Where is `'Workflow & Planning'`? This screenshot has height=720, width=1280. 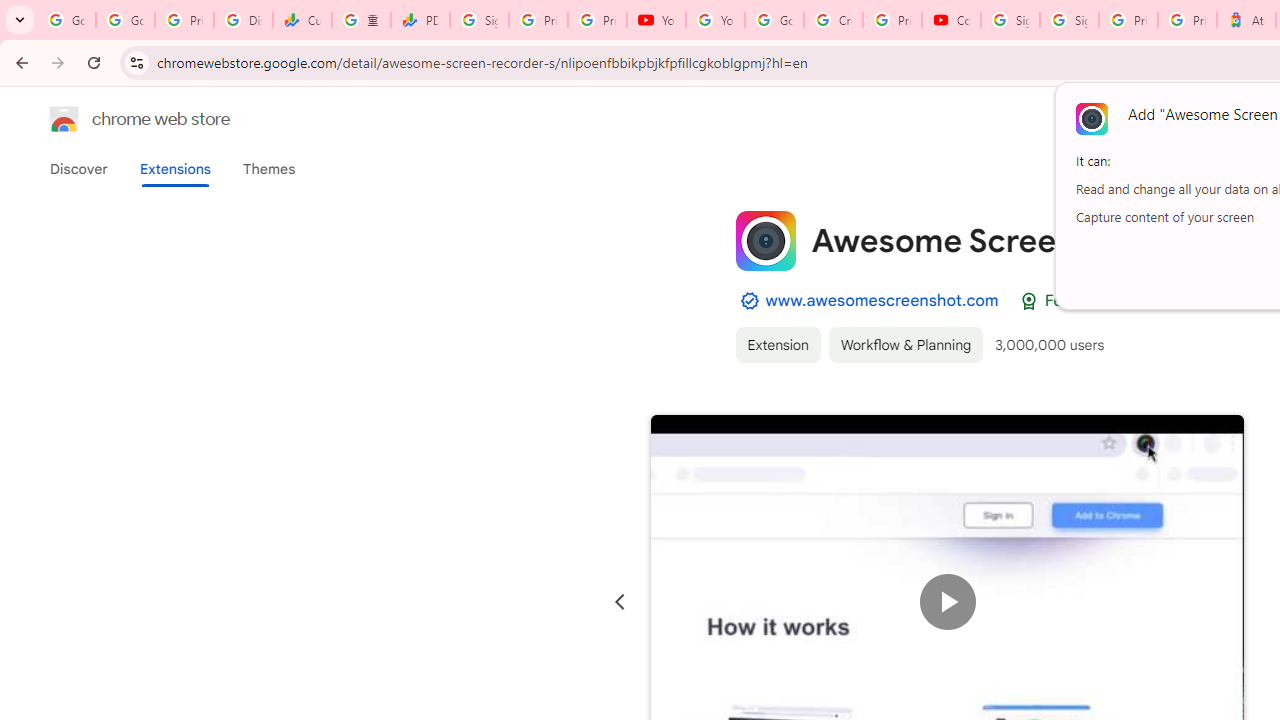 'Workflow & Planning' is located at coordinates (905, 343).